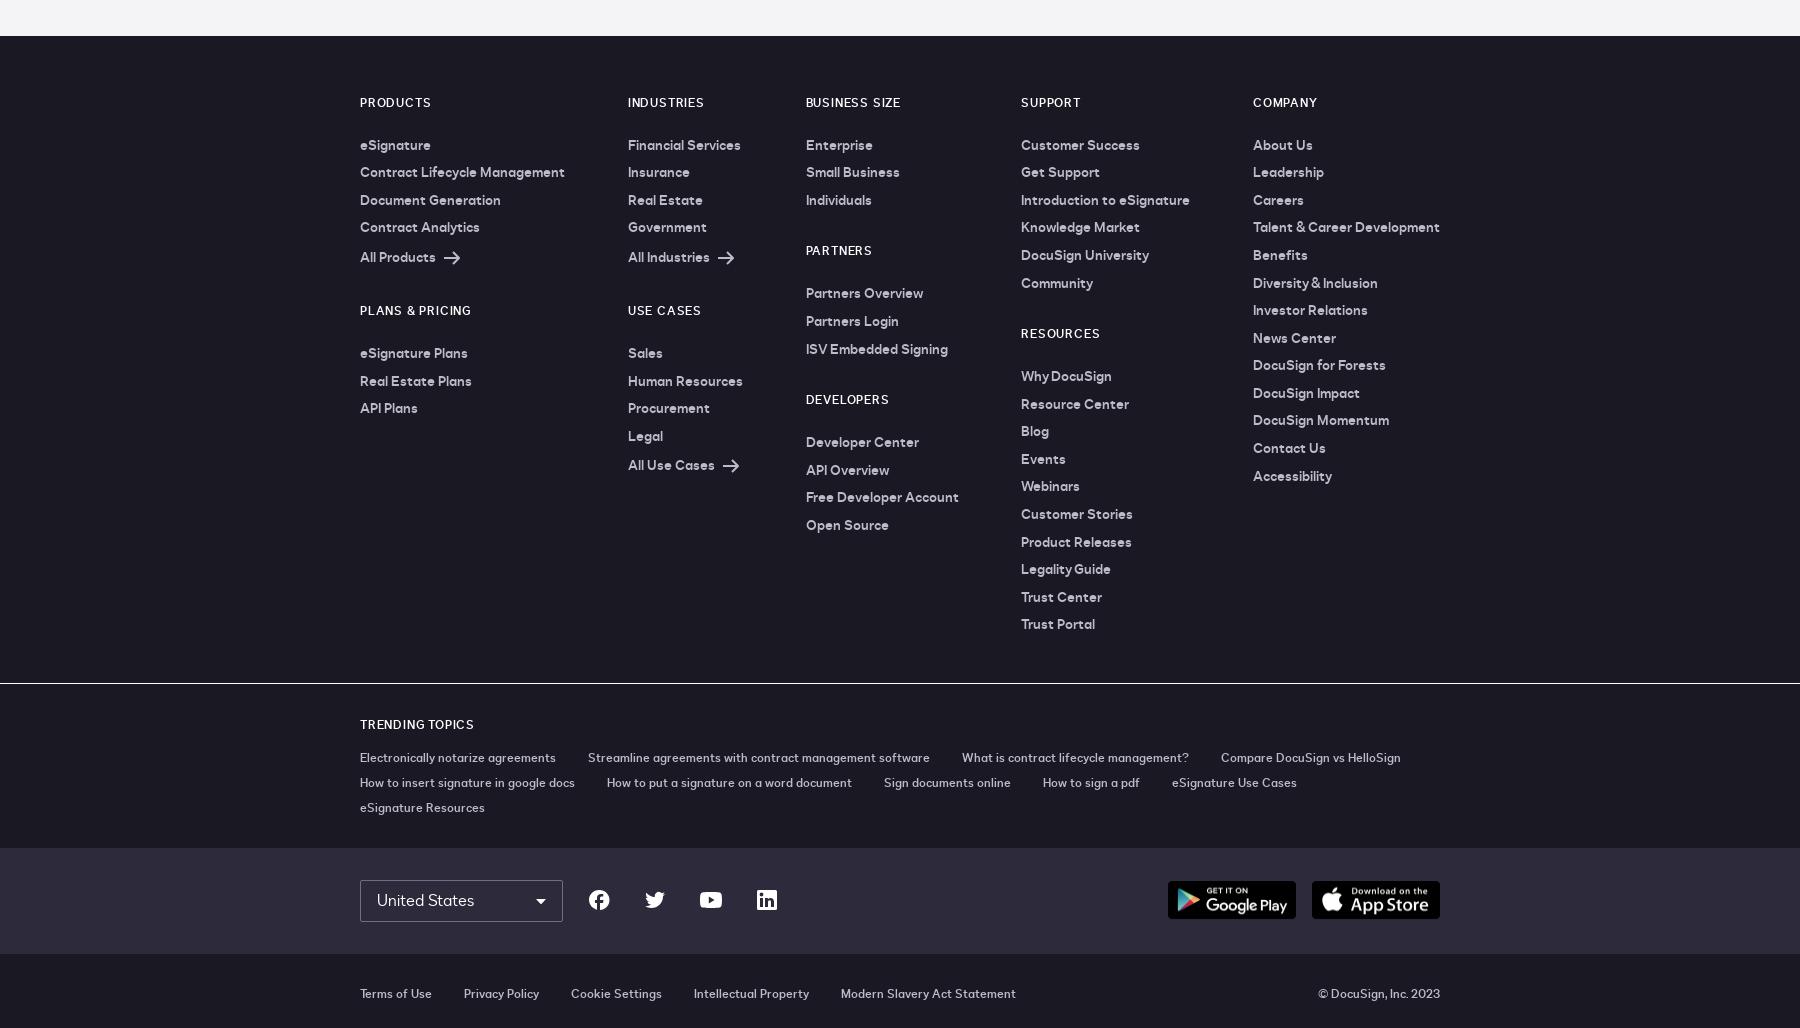  Describe the element at coordinates (422, 806) in the screenshot. I see `'eSignature Resources'` at that location.